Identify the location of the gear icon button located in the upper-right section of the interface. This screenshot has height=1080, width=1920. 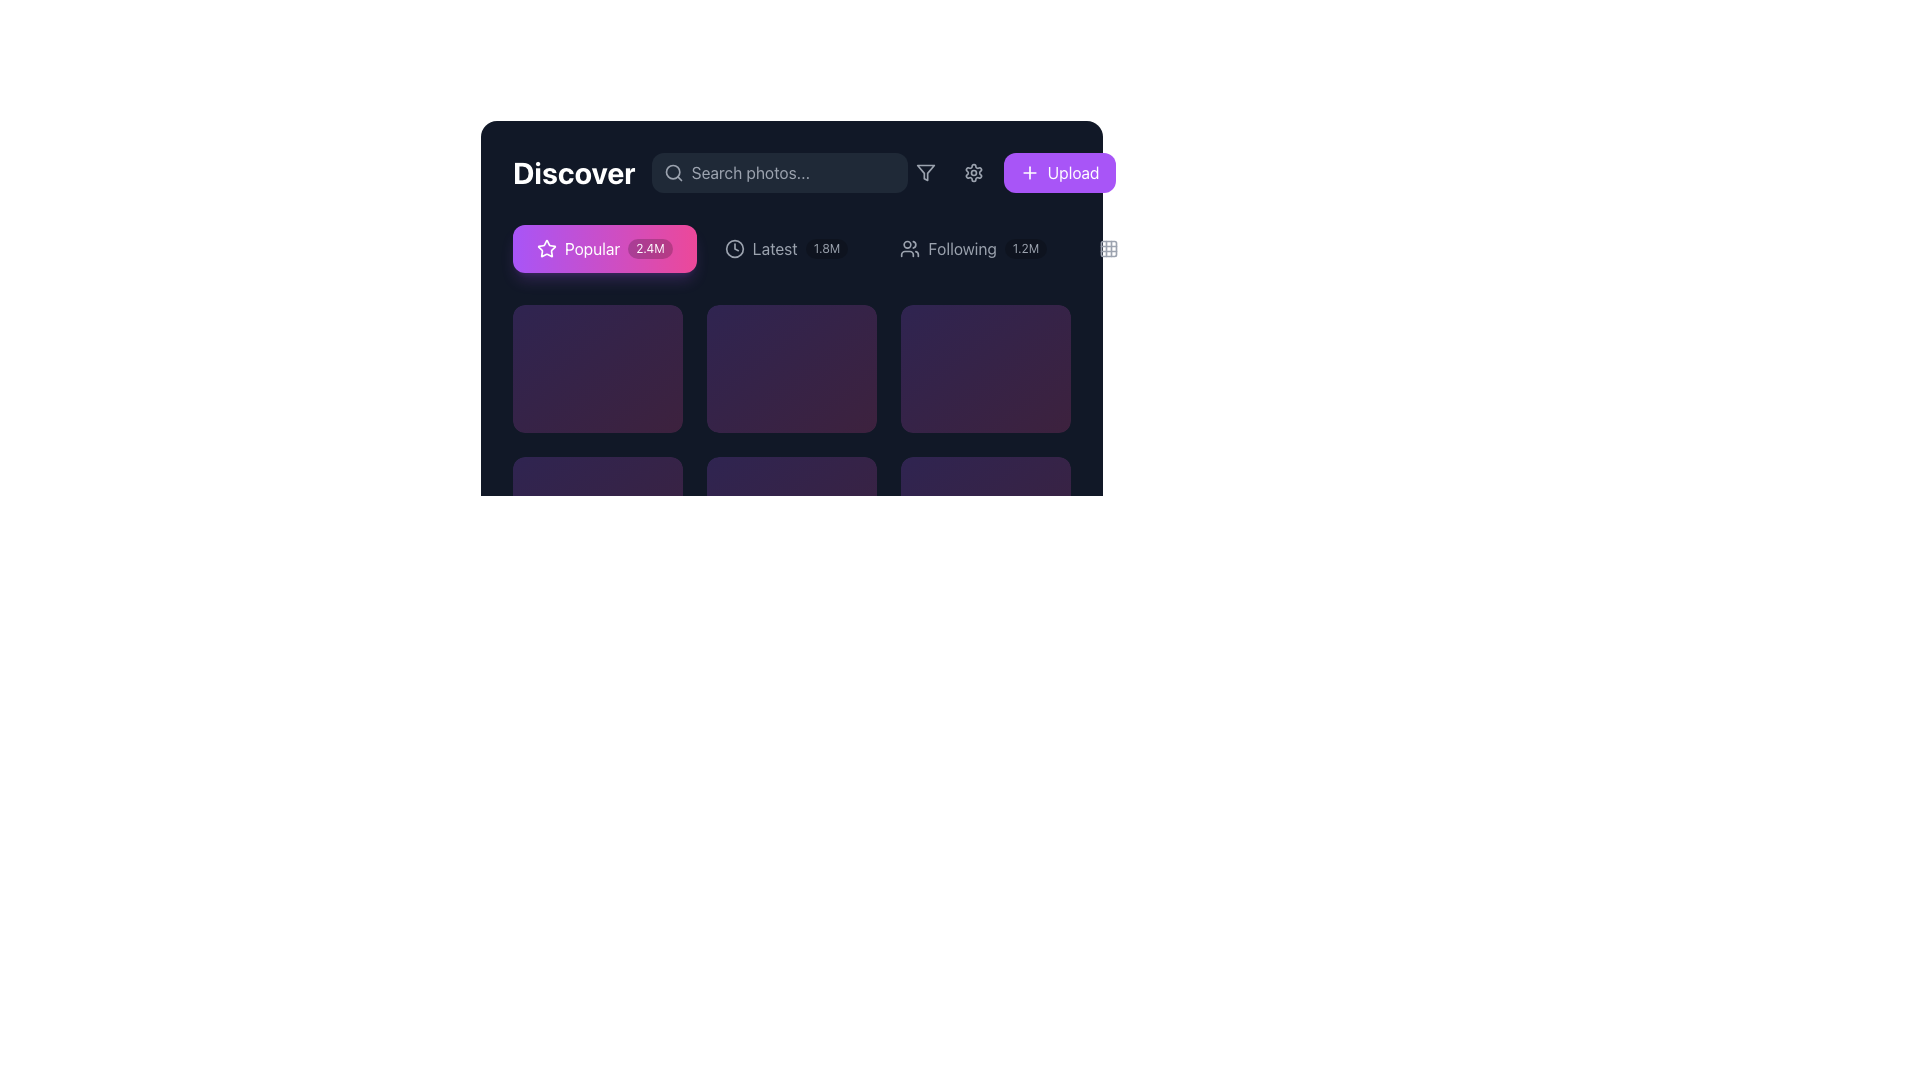
(973, 172).